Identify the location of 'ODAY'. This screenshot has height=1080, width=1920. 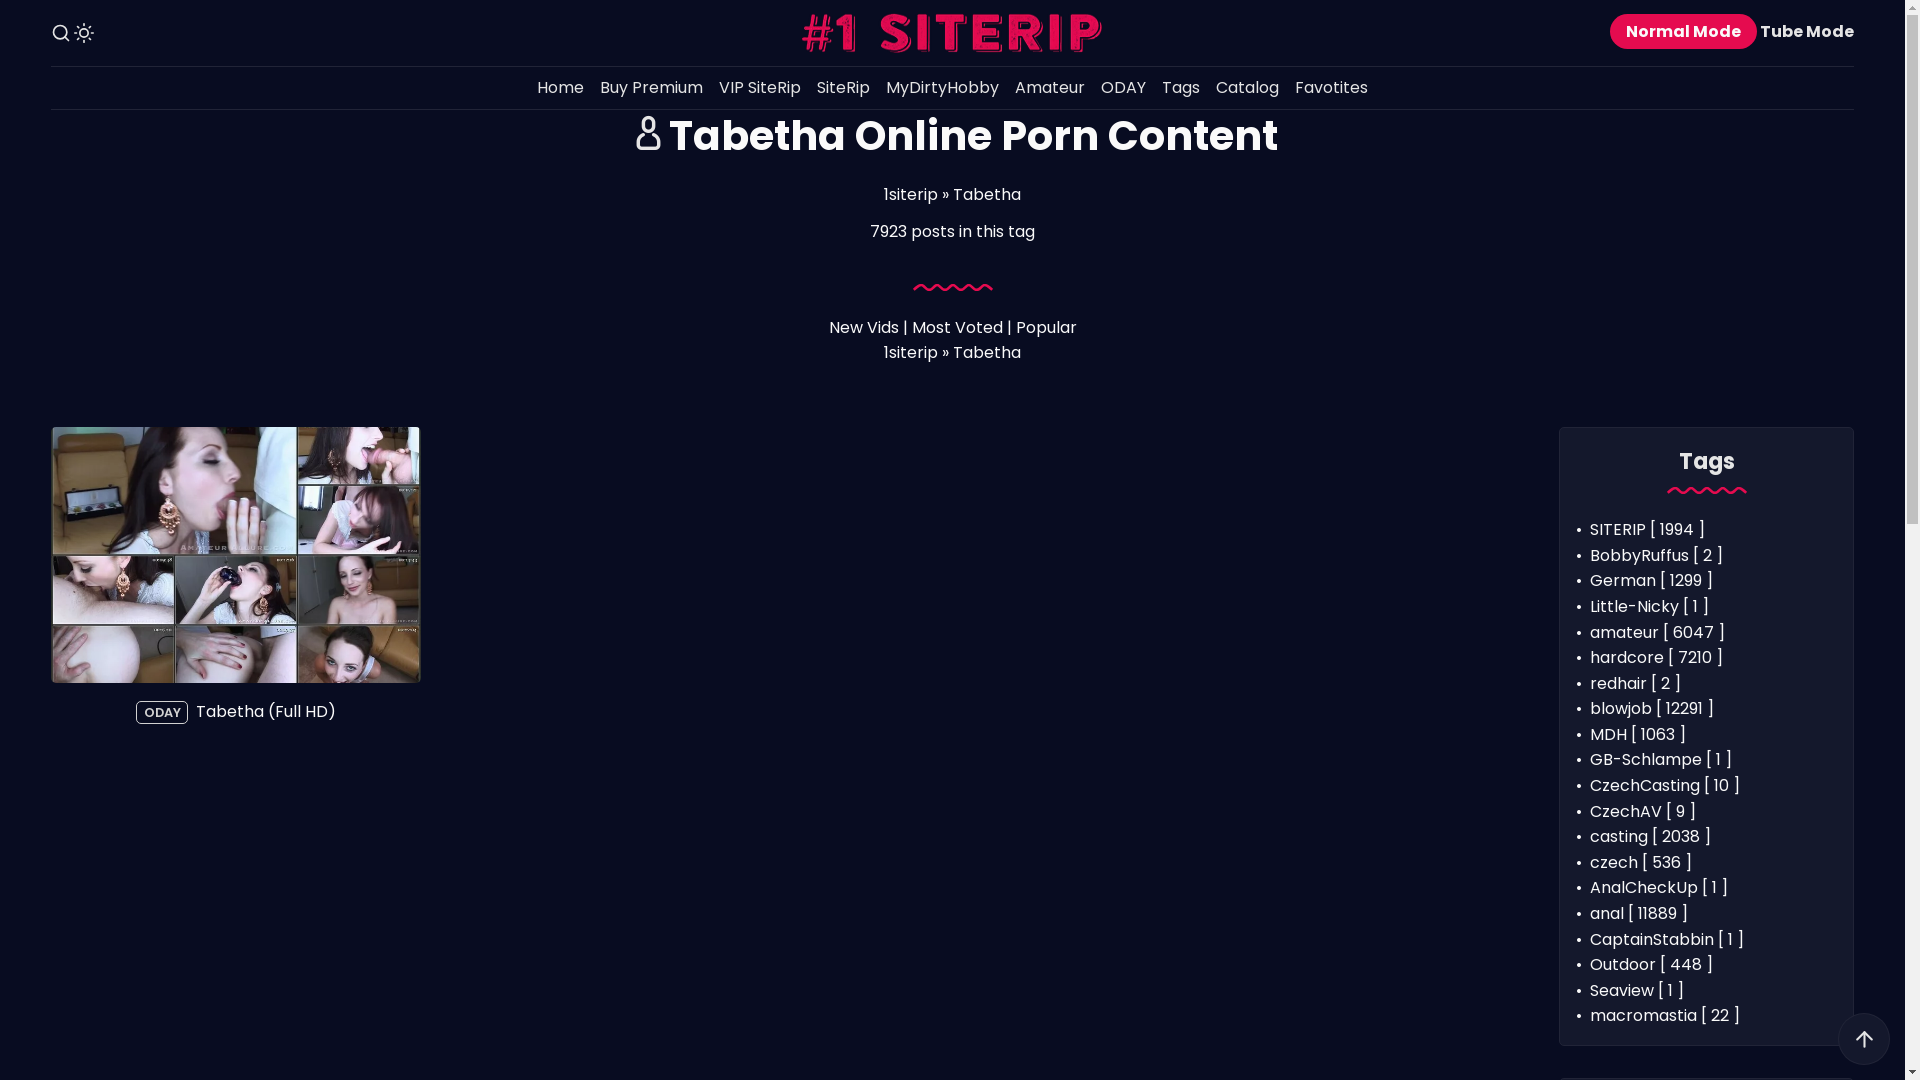
(1092, 87).